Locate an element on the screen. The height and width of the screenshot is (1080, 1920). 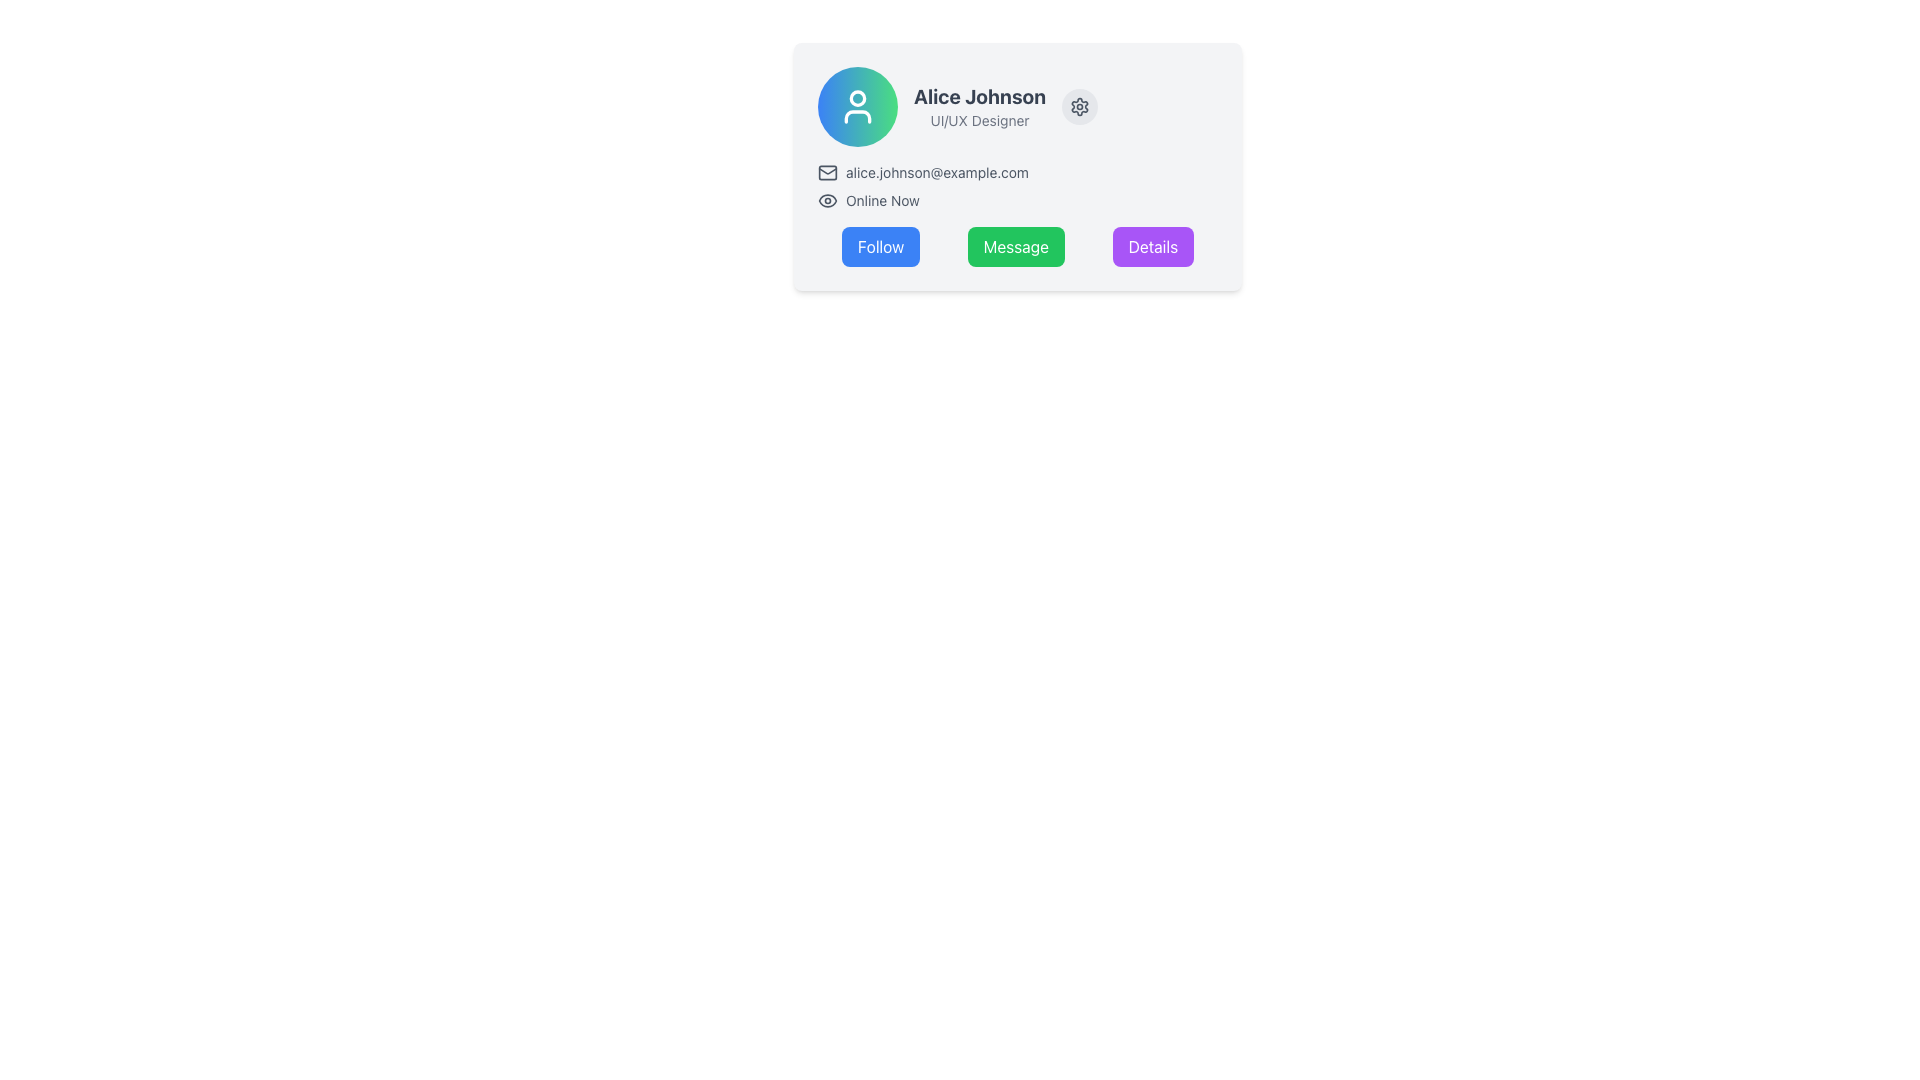
the 'Follow' button located in the leftmost position of the button group below the user's name to initiate the follow action is located at coordinates (880, 245).